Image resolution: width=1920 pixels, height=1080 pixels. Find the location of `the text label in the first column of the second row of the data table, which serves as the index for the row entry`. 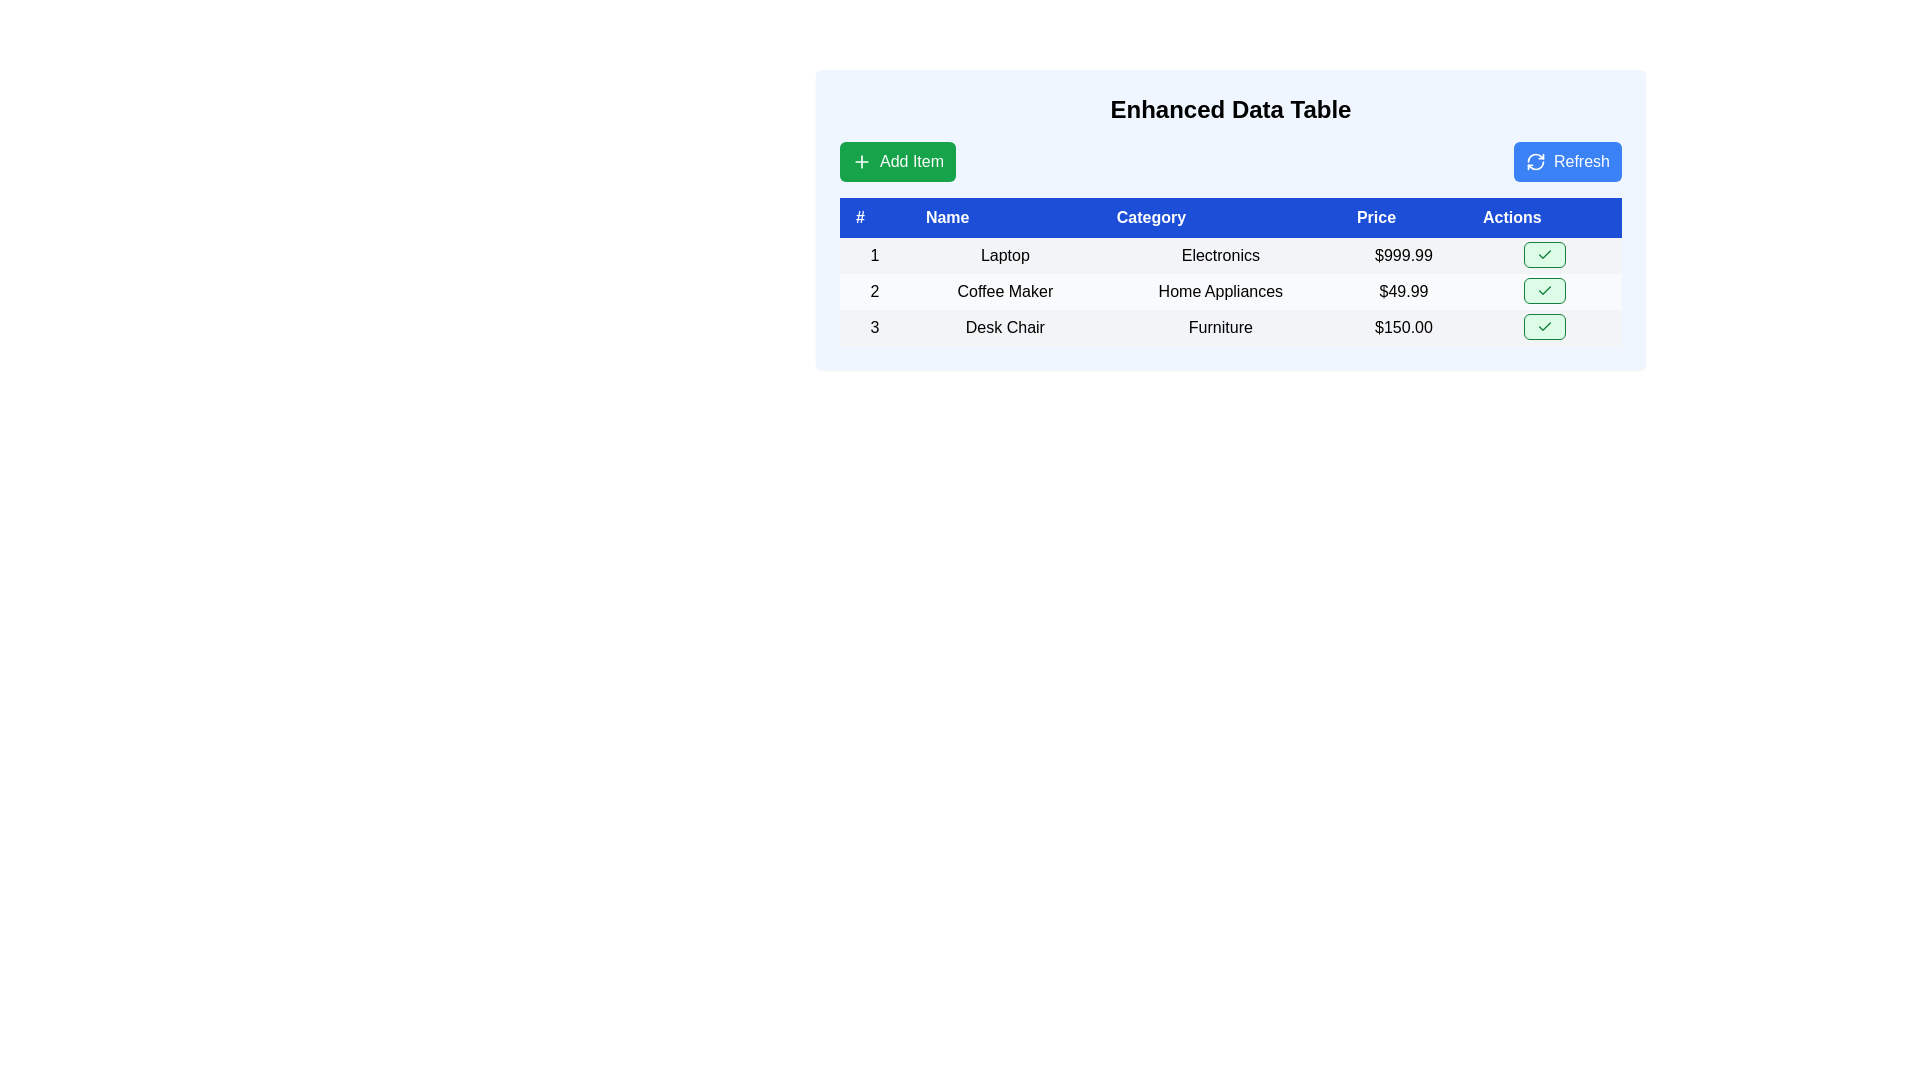

the text label in the first column of the second row of the data table, which serves as the index for the row entry is located at coordinates (874, 292).